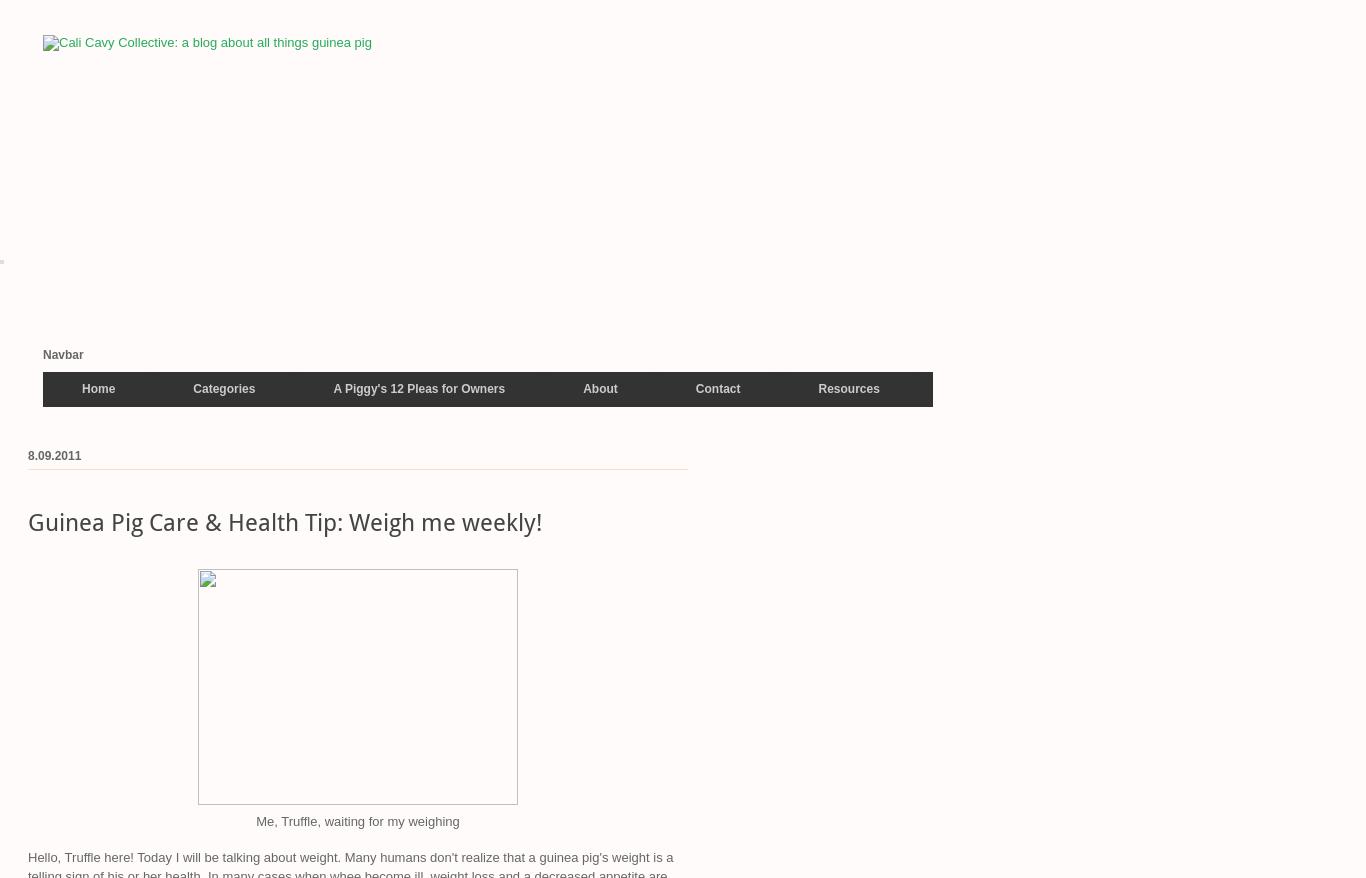  I want to click on 'Home', so click(81, 386).